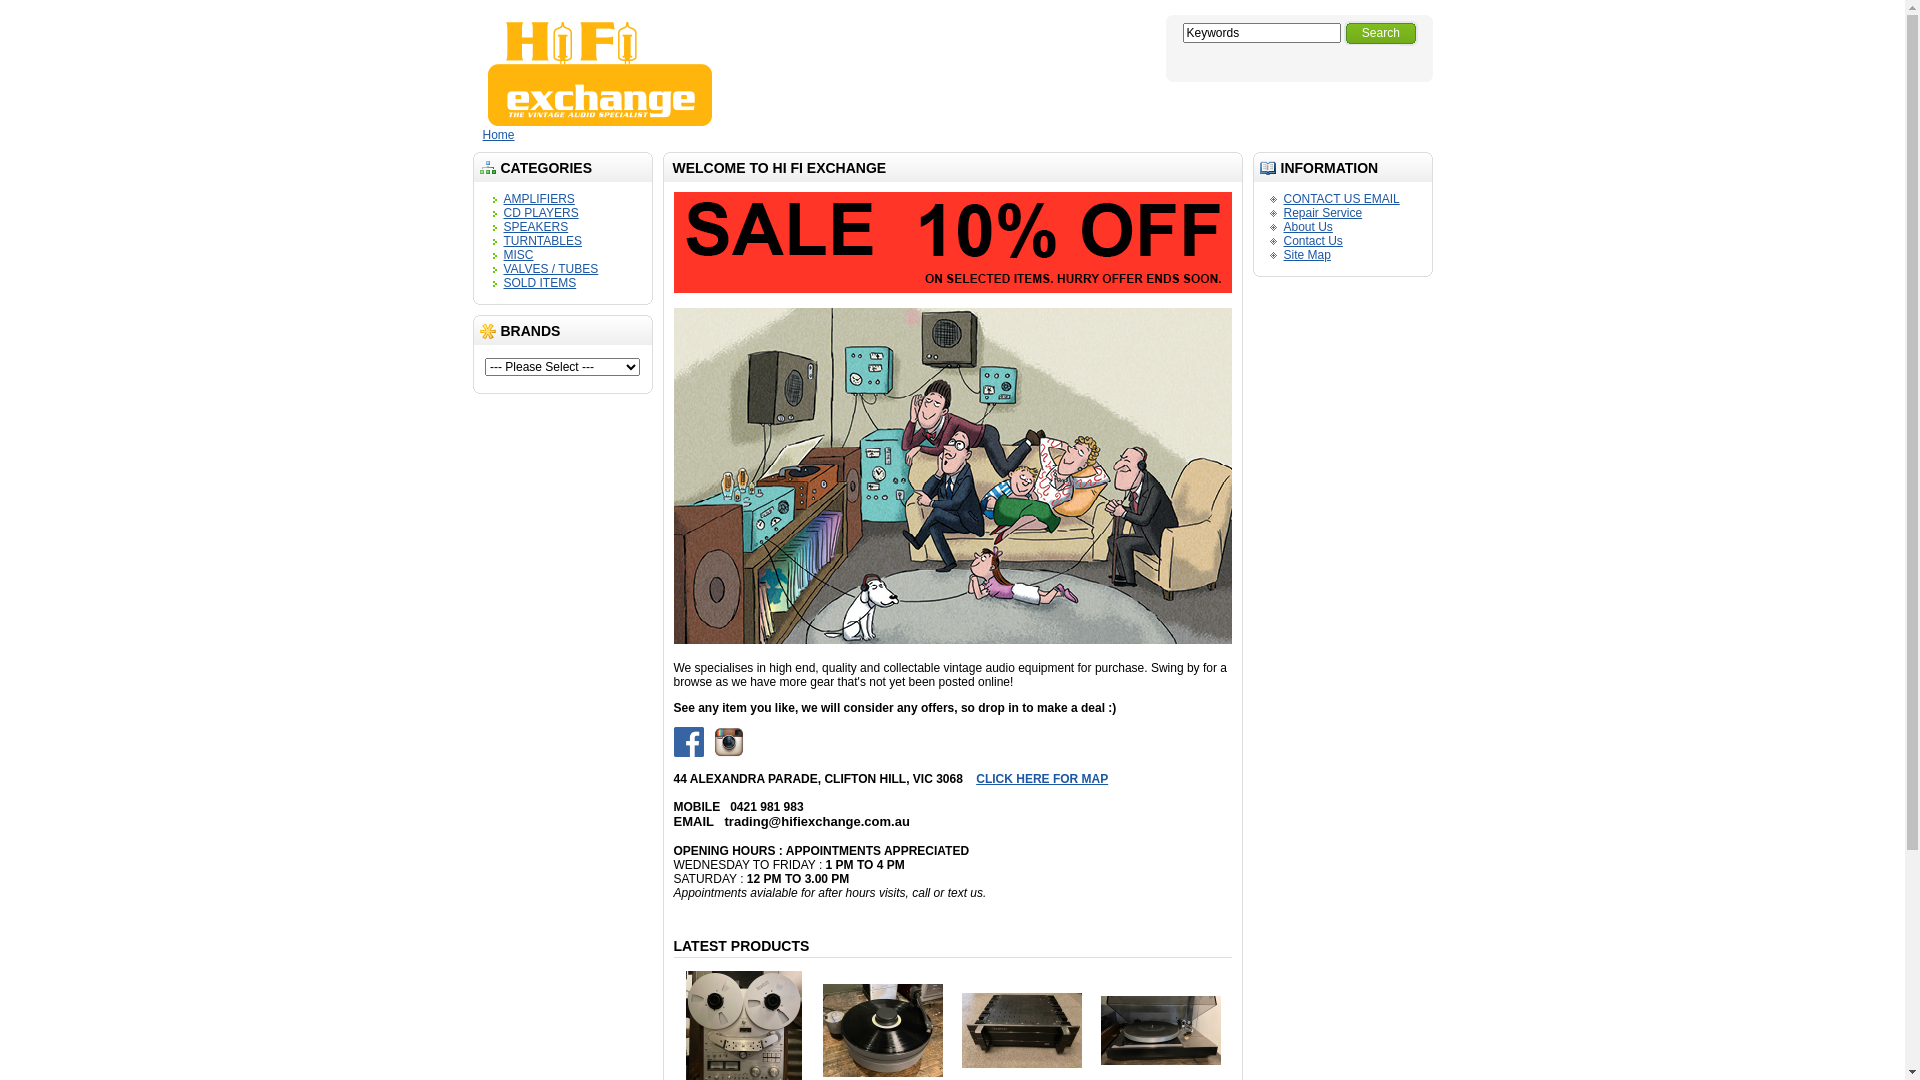 The height and width of the screenshot is (1080, 1920). I want to click on 'Home', so click(498, 135).